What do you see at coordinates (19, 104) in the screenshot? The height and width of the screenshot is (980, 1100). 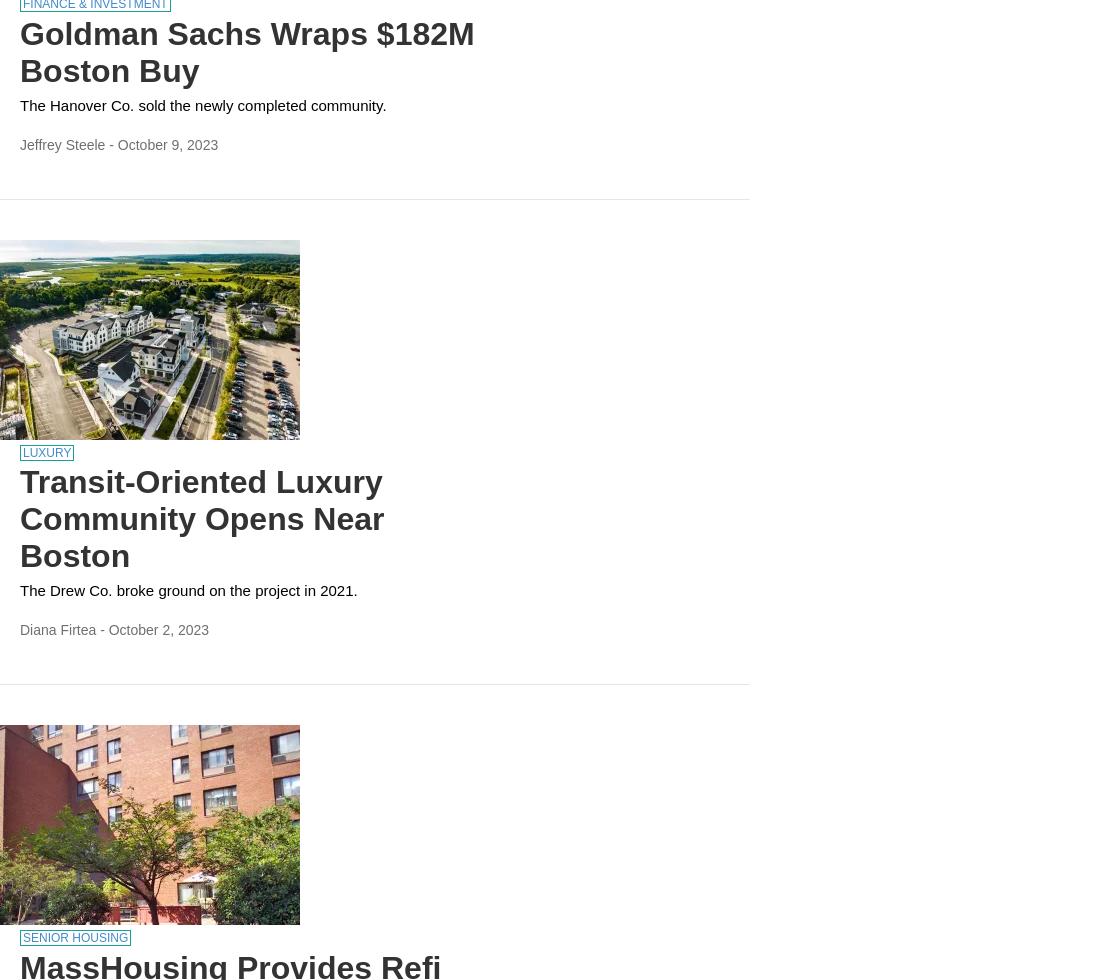 I see `'The Hanover Co. sold the newly completed community.'` at bounding box center [19, 104].